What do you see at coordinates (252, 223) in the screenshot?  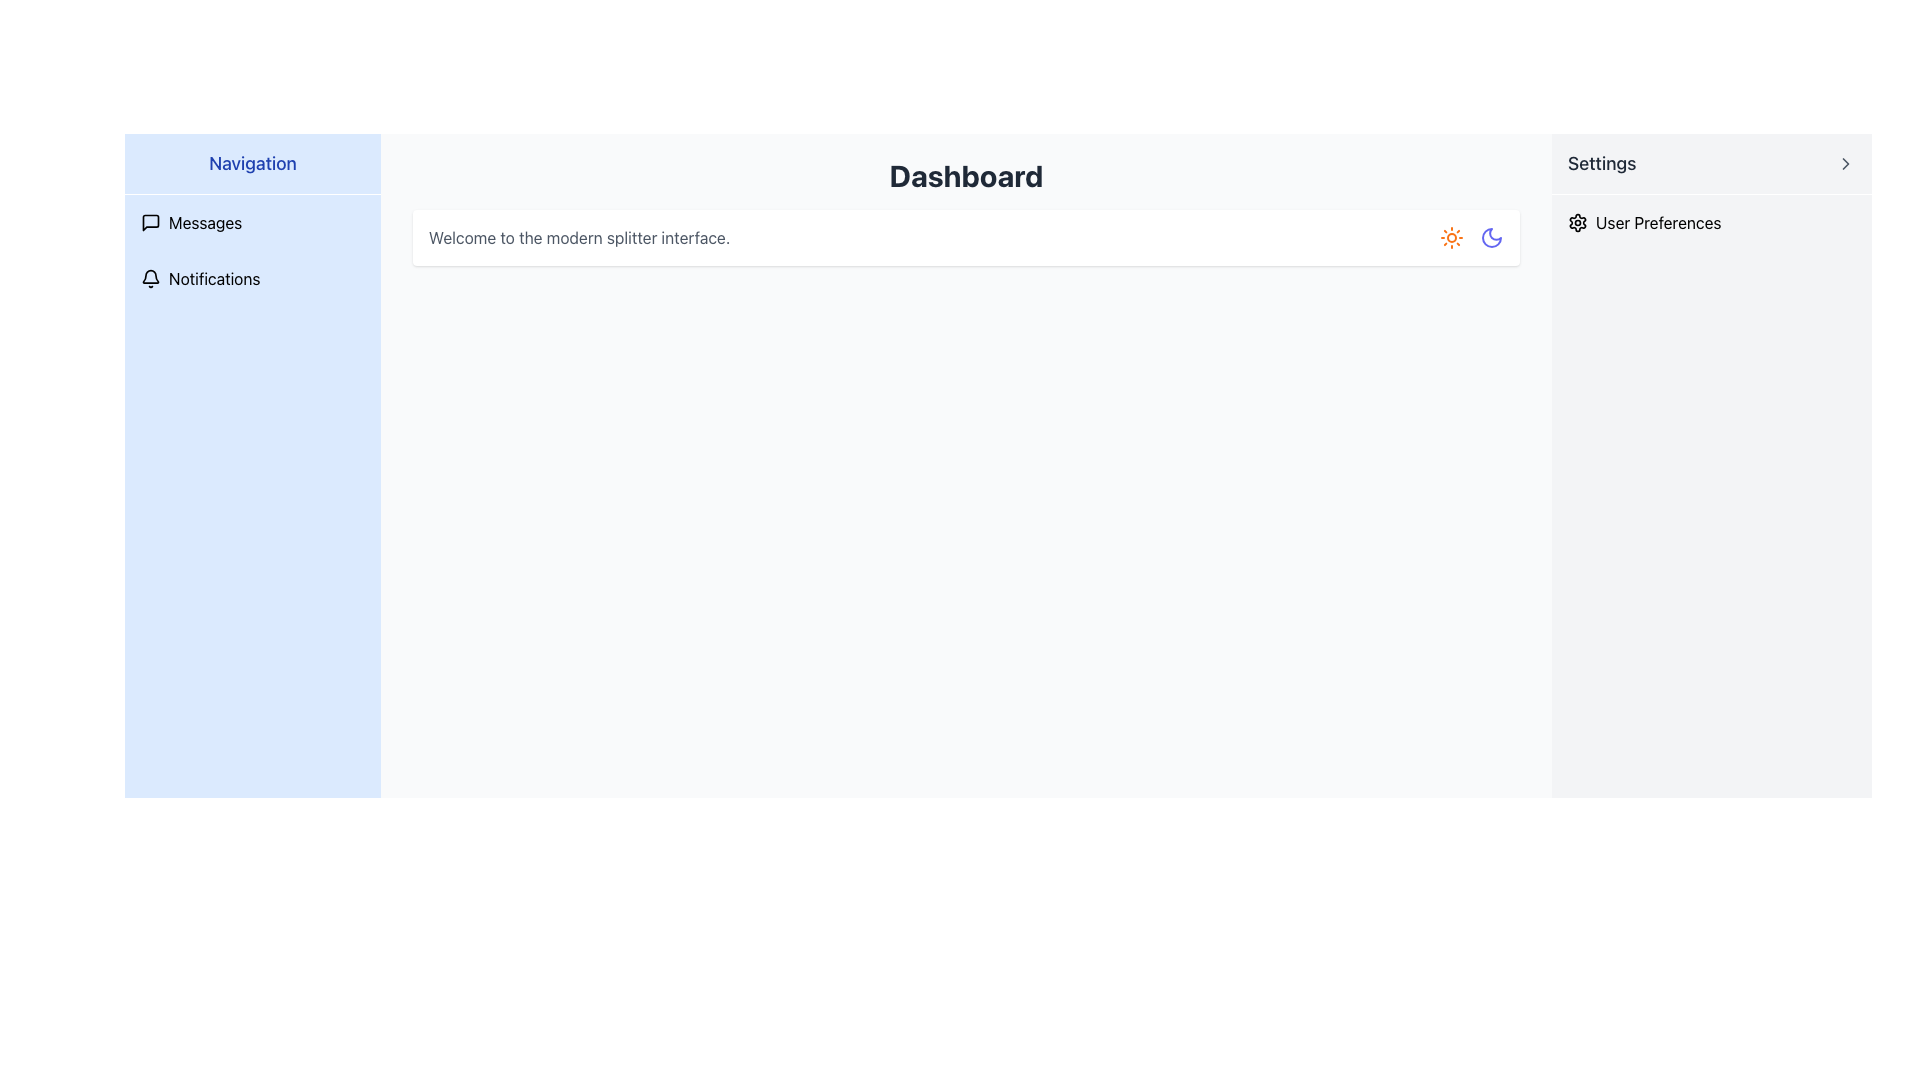 I see `the first Navigation Menu Item in the left-aligned sidebar` at bounding box center [252, 223].